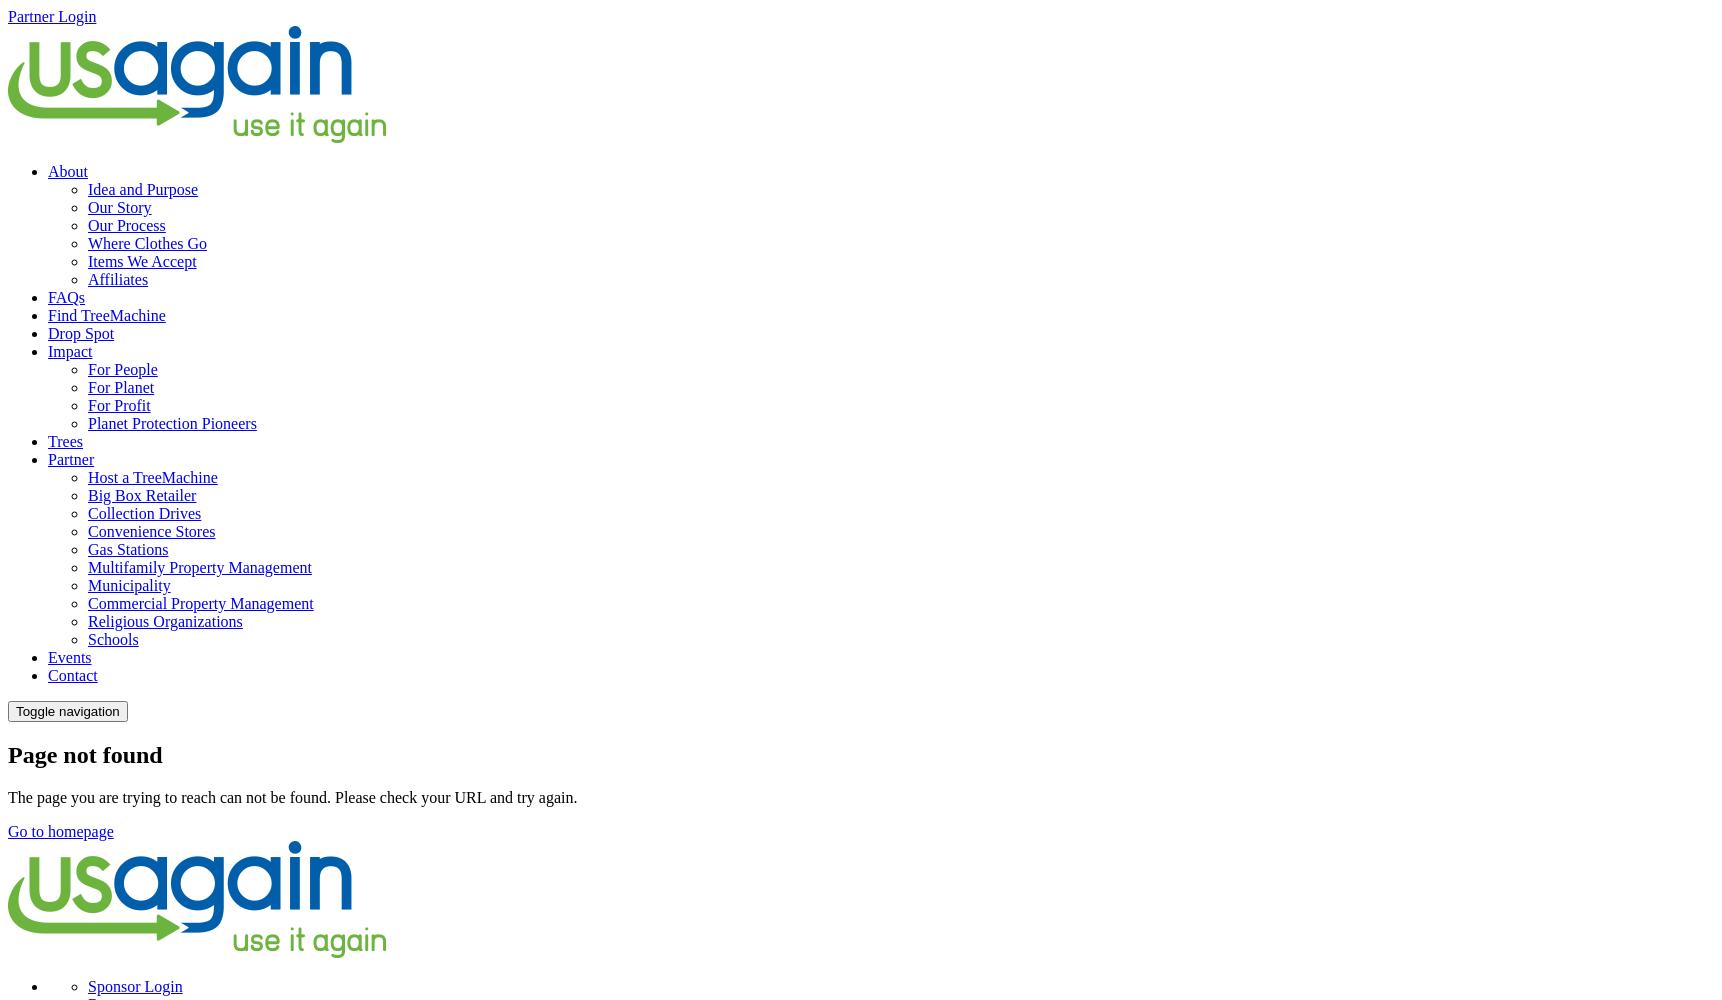 Image resolution: width=1722 pixels, height=1000 pixels. What do you see at coordinates (60, 829) in the screenshot?
I see `'Go to homepage'` at bounding box center [60, 829].